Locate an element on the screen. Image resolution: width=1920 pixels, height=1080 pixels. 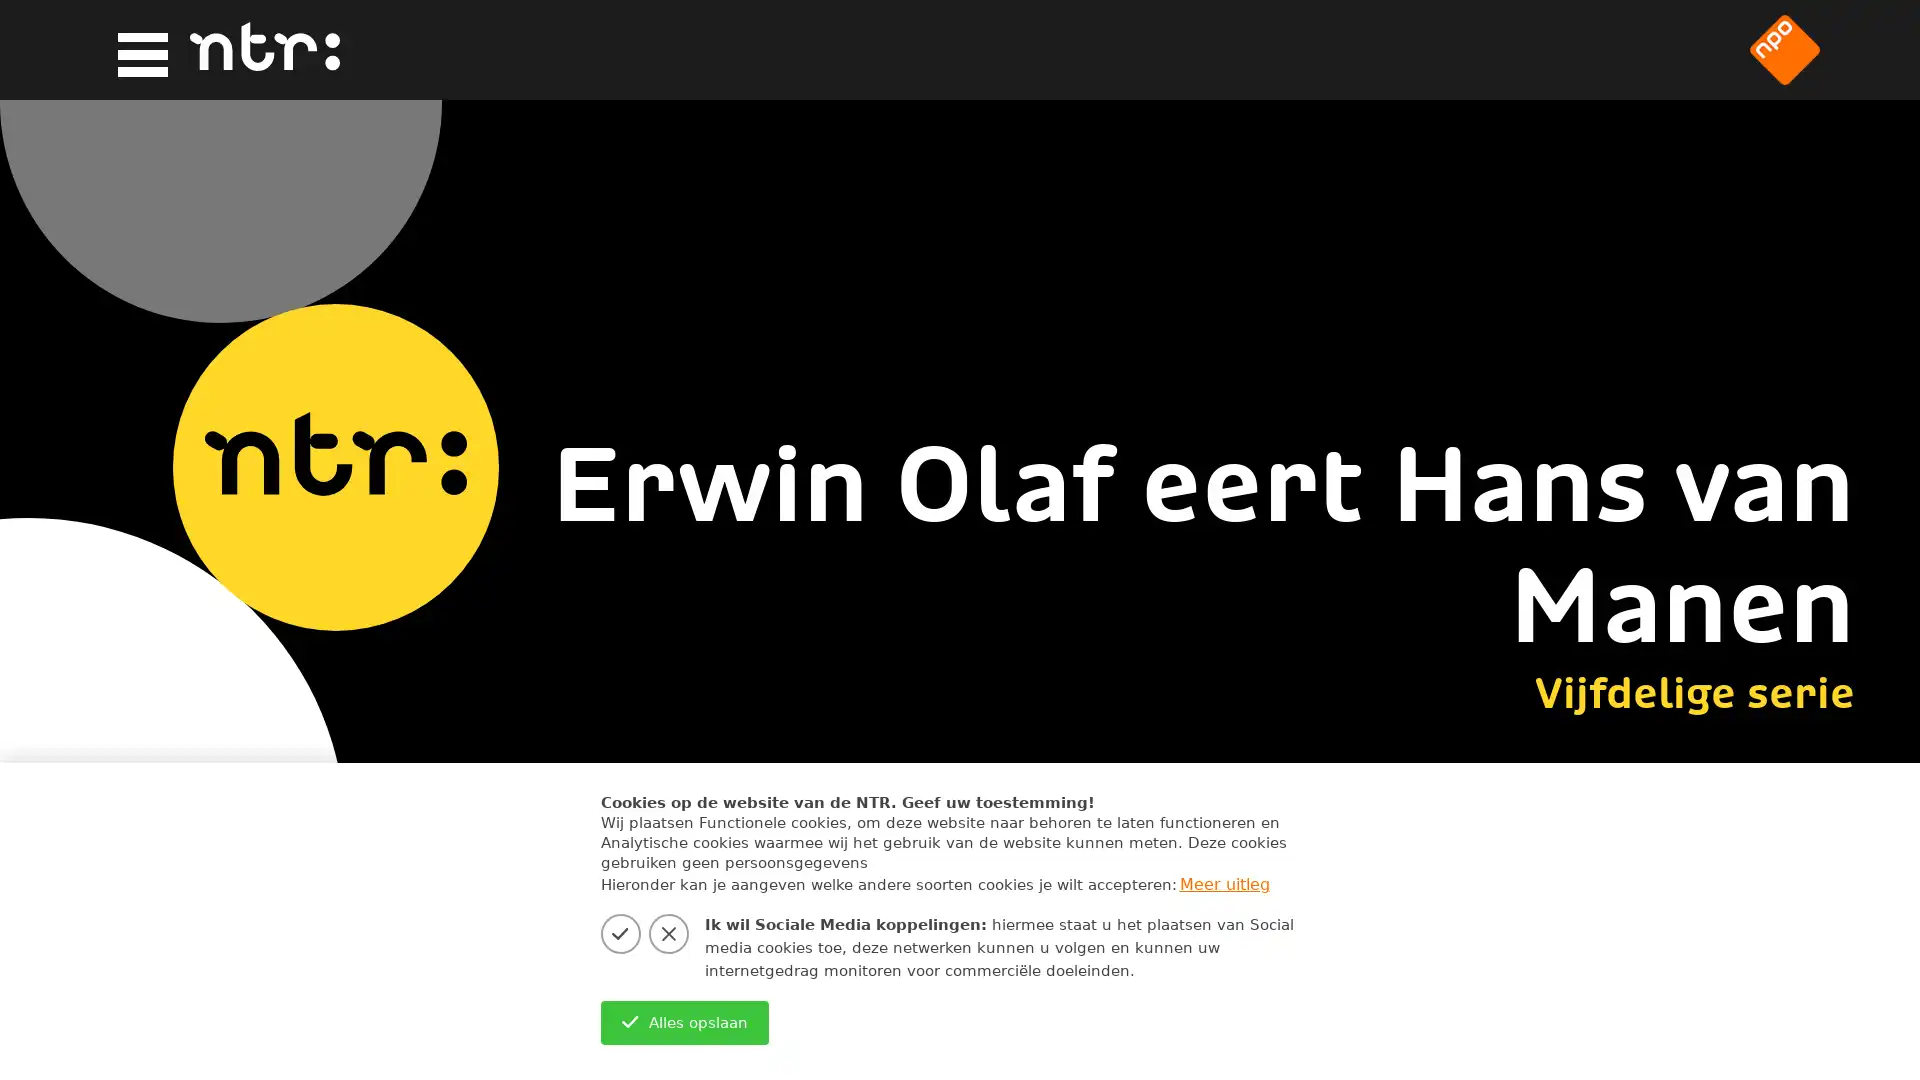
Alles opslaan is located at coordinates (684, 1022).